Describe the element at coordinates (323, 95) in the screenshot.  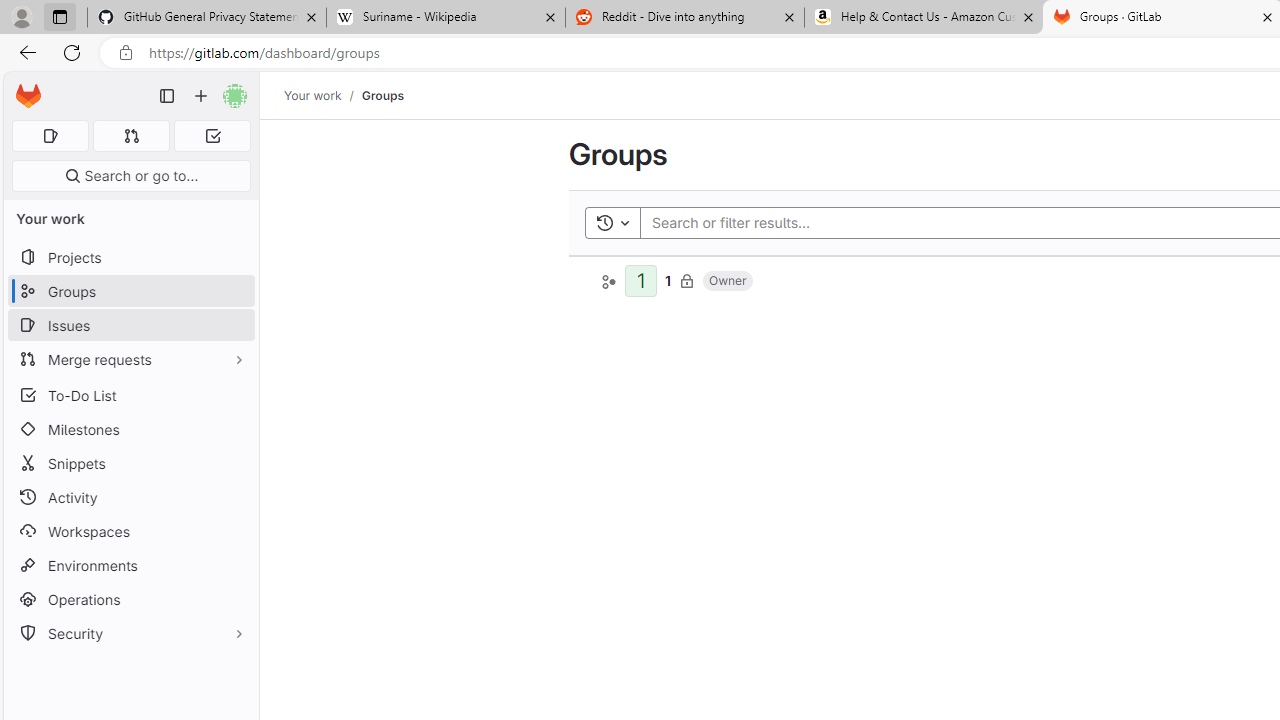
I see `'Your work/'` at that location.